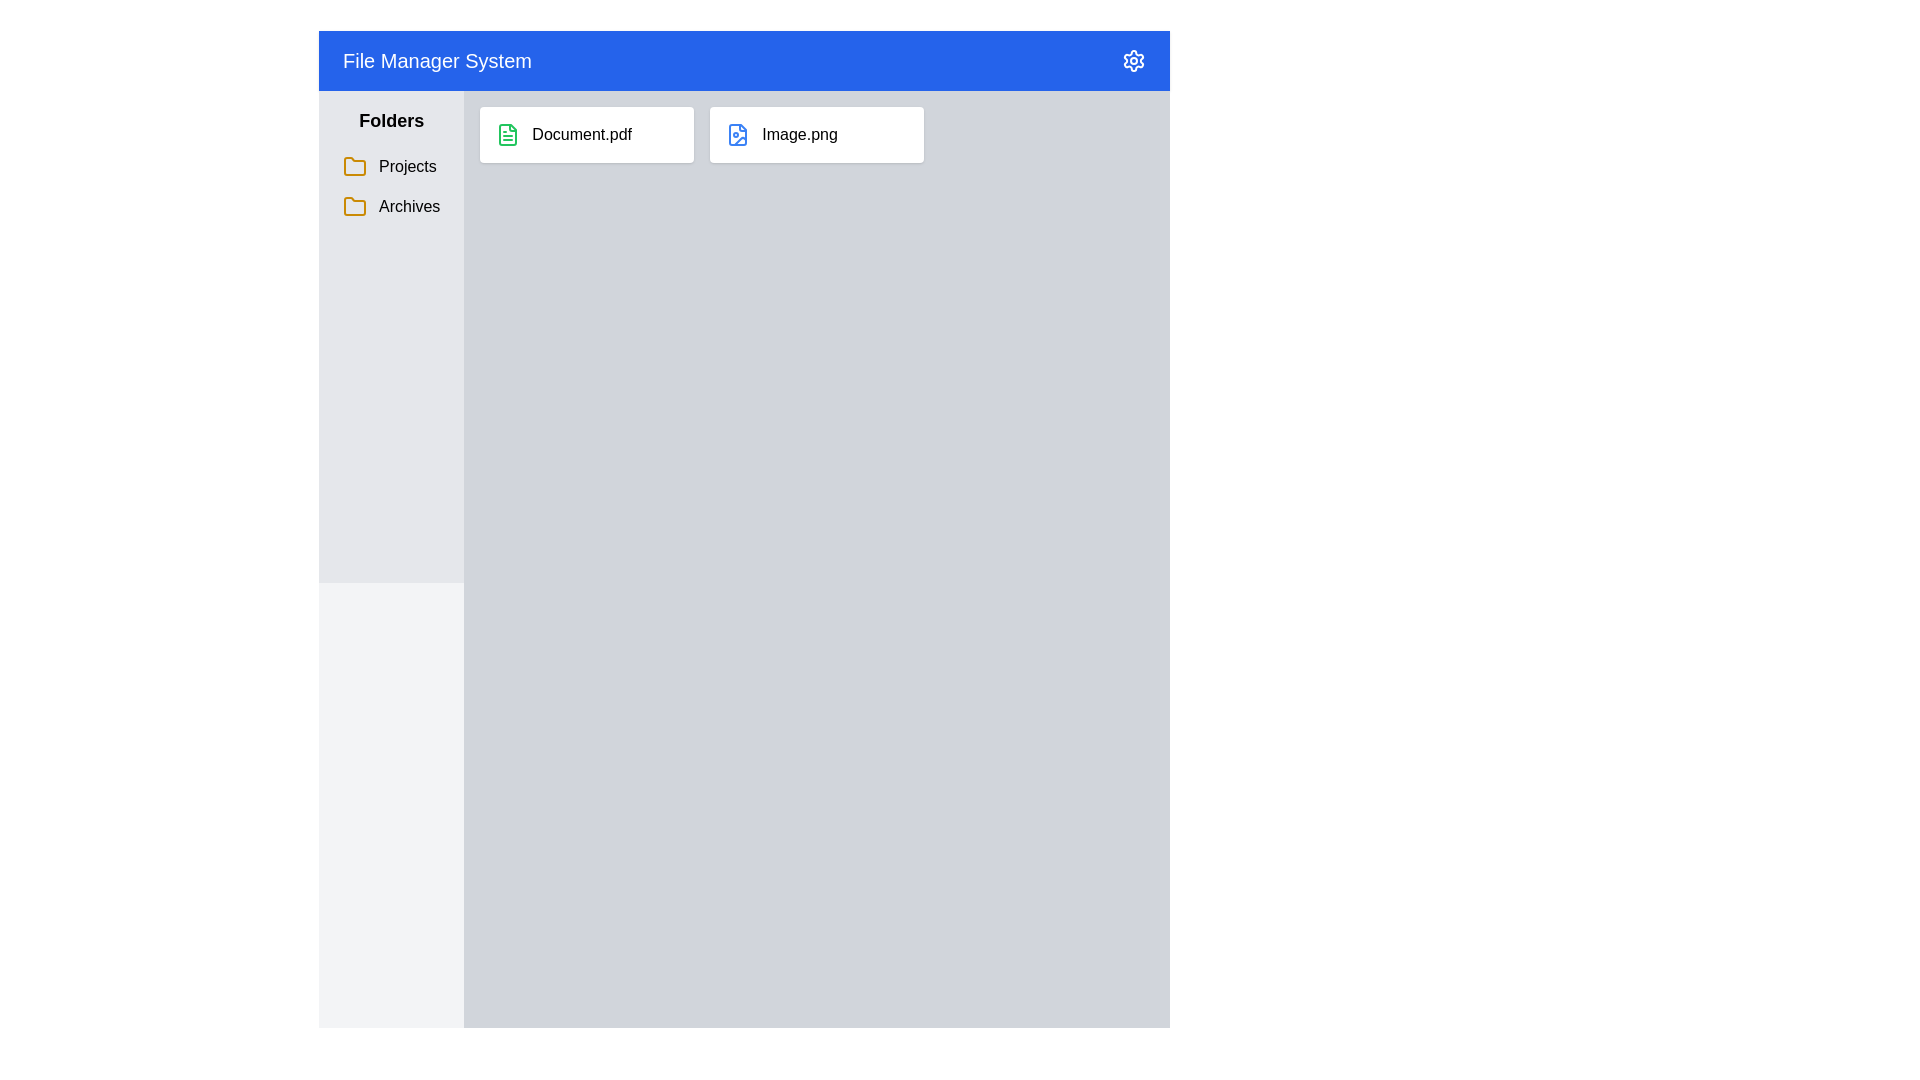  Describe the element at coordinates (391, 165) in the screenshot. I see `the first navigational item 'Projects' under the 'Folders' section` at that location.